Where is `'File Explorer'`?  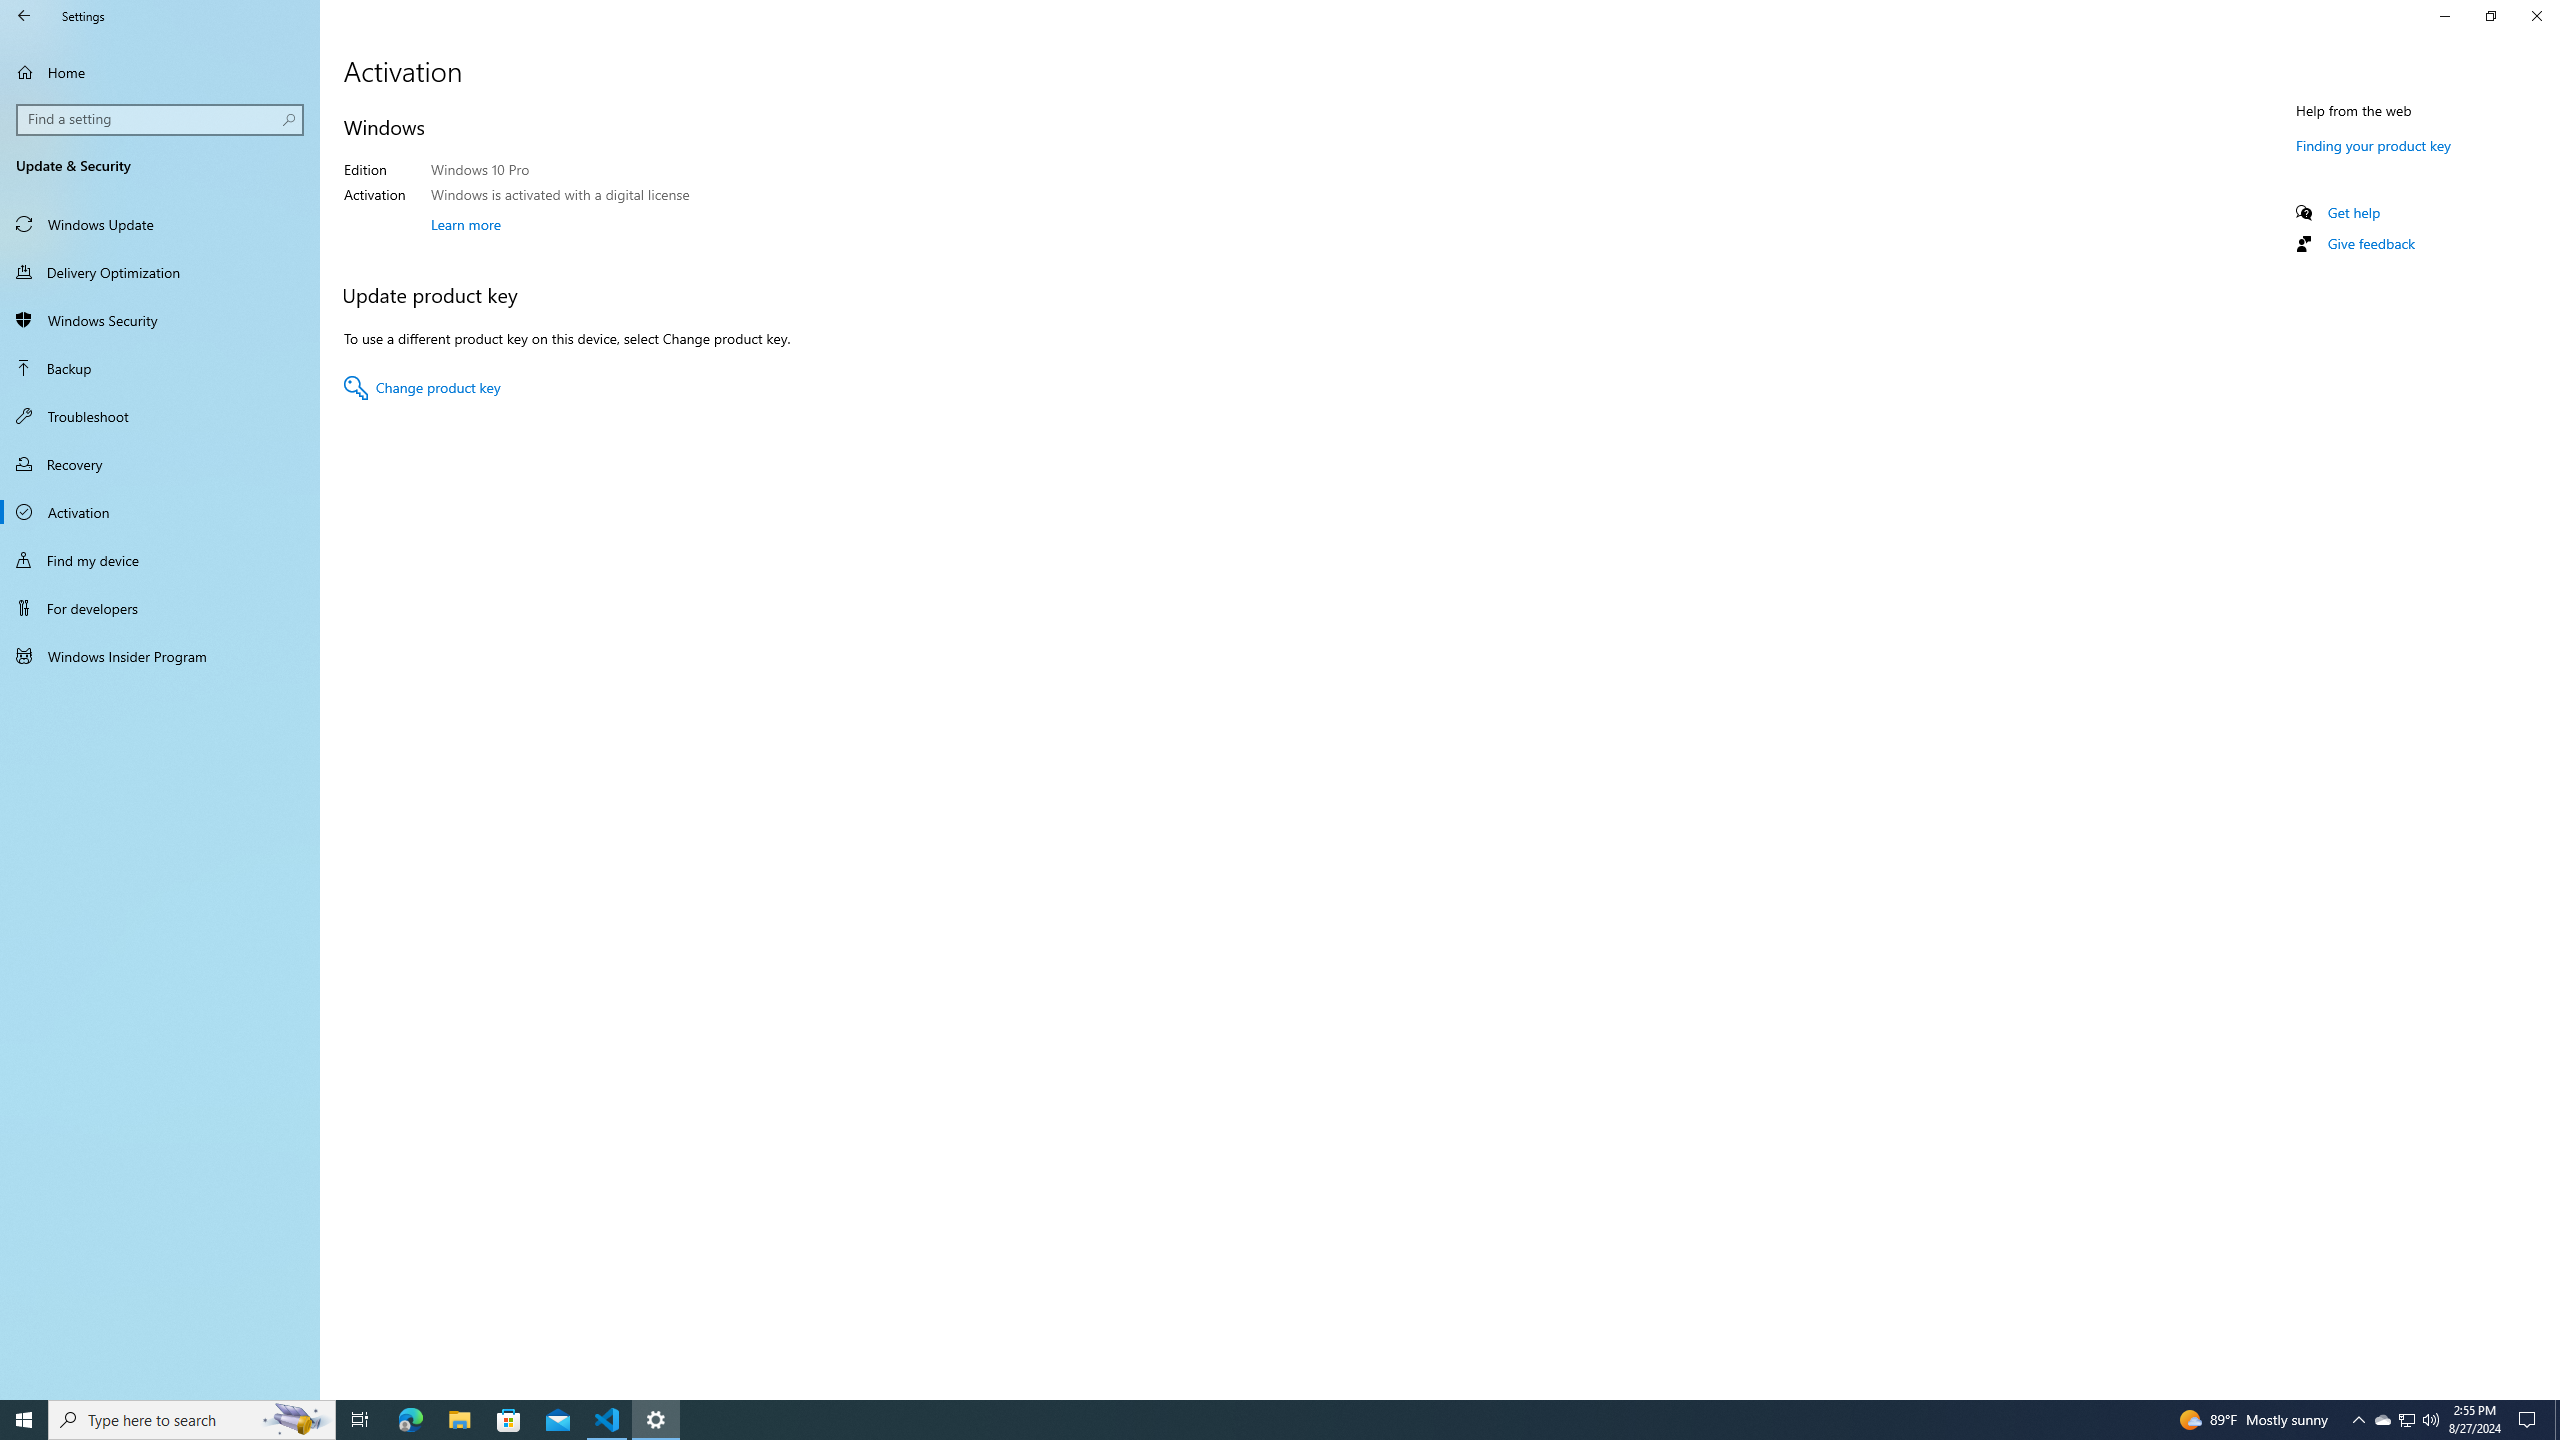 'File Explorer' is located at coordinates (458, 1418).